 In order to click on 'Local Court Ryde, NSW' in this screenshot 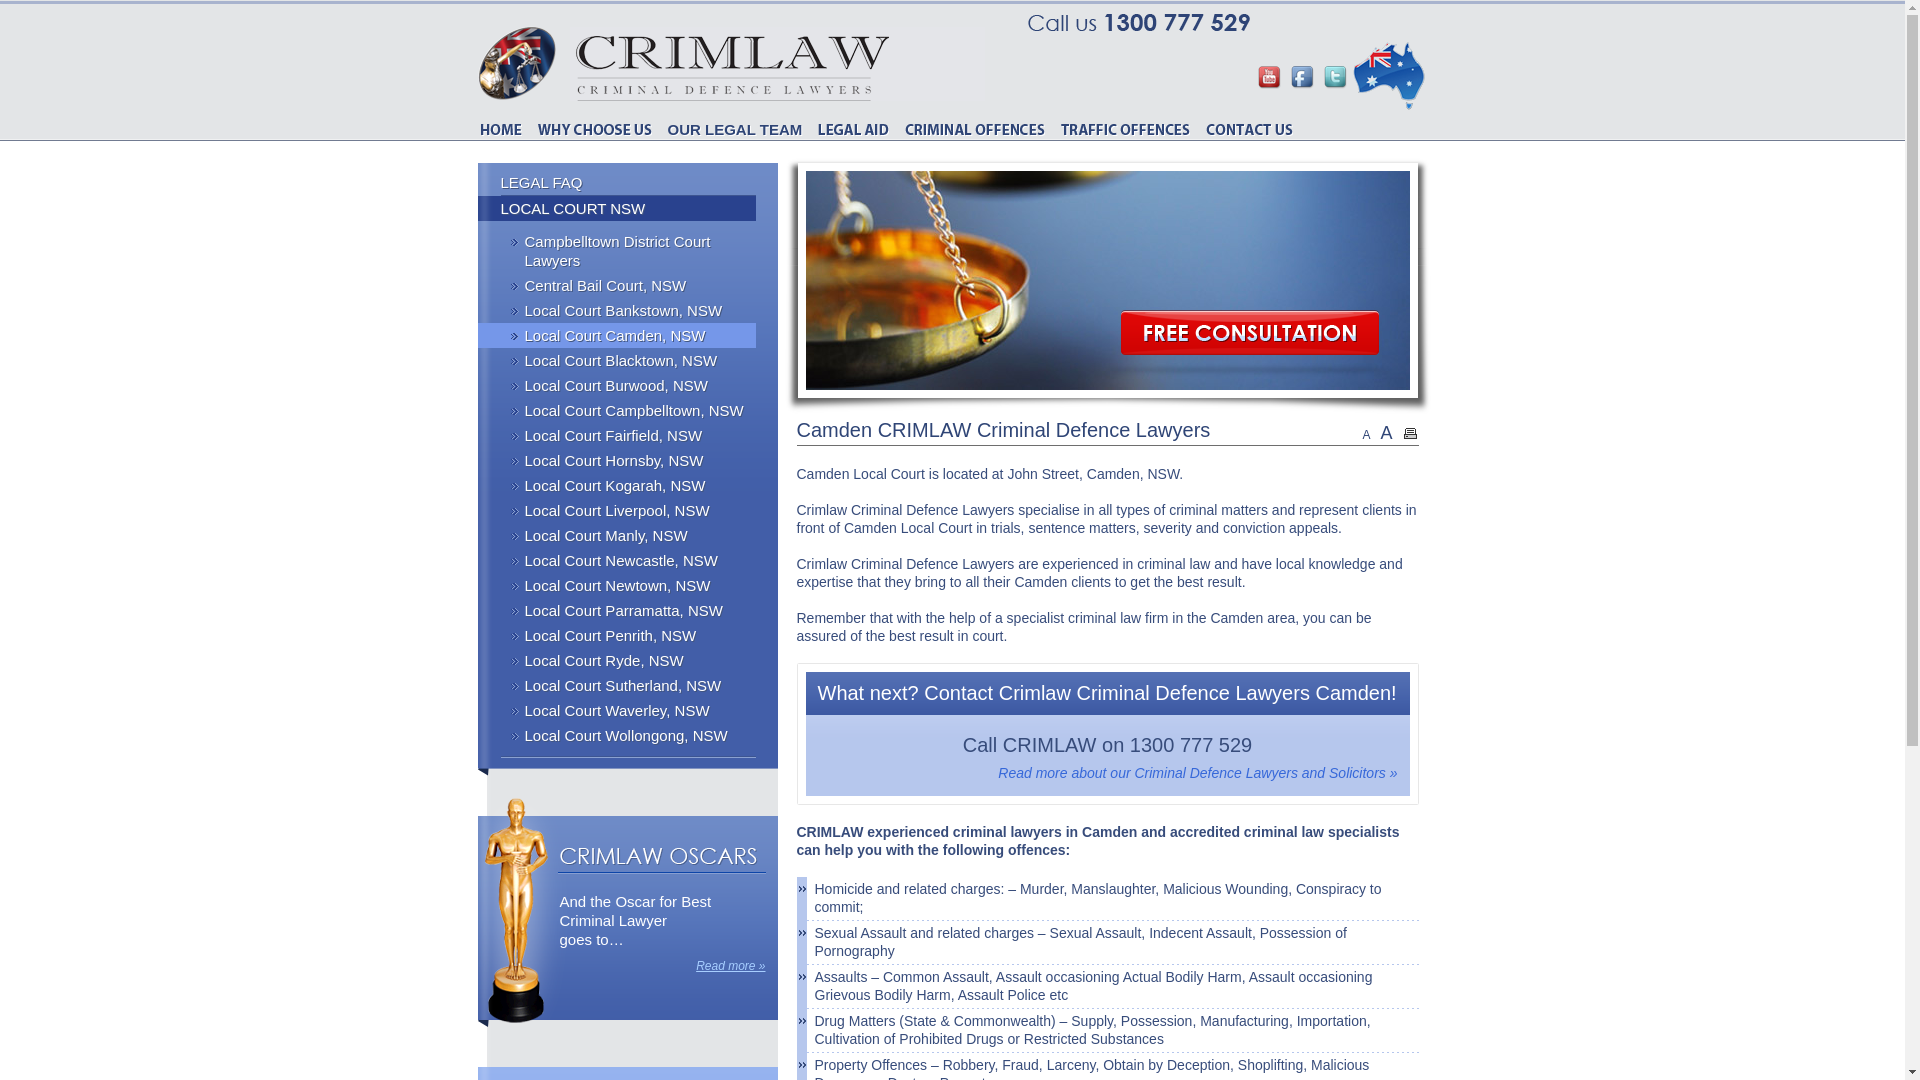, I will do `click(616, 660)`.